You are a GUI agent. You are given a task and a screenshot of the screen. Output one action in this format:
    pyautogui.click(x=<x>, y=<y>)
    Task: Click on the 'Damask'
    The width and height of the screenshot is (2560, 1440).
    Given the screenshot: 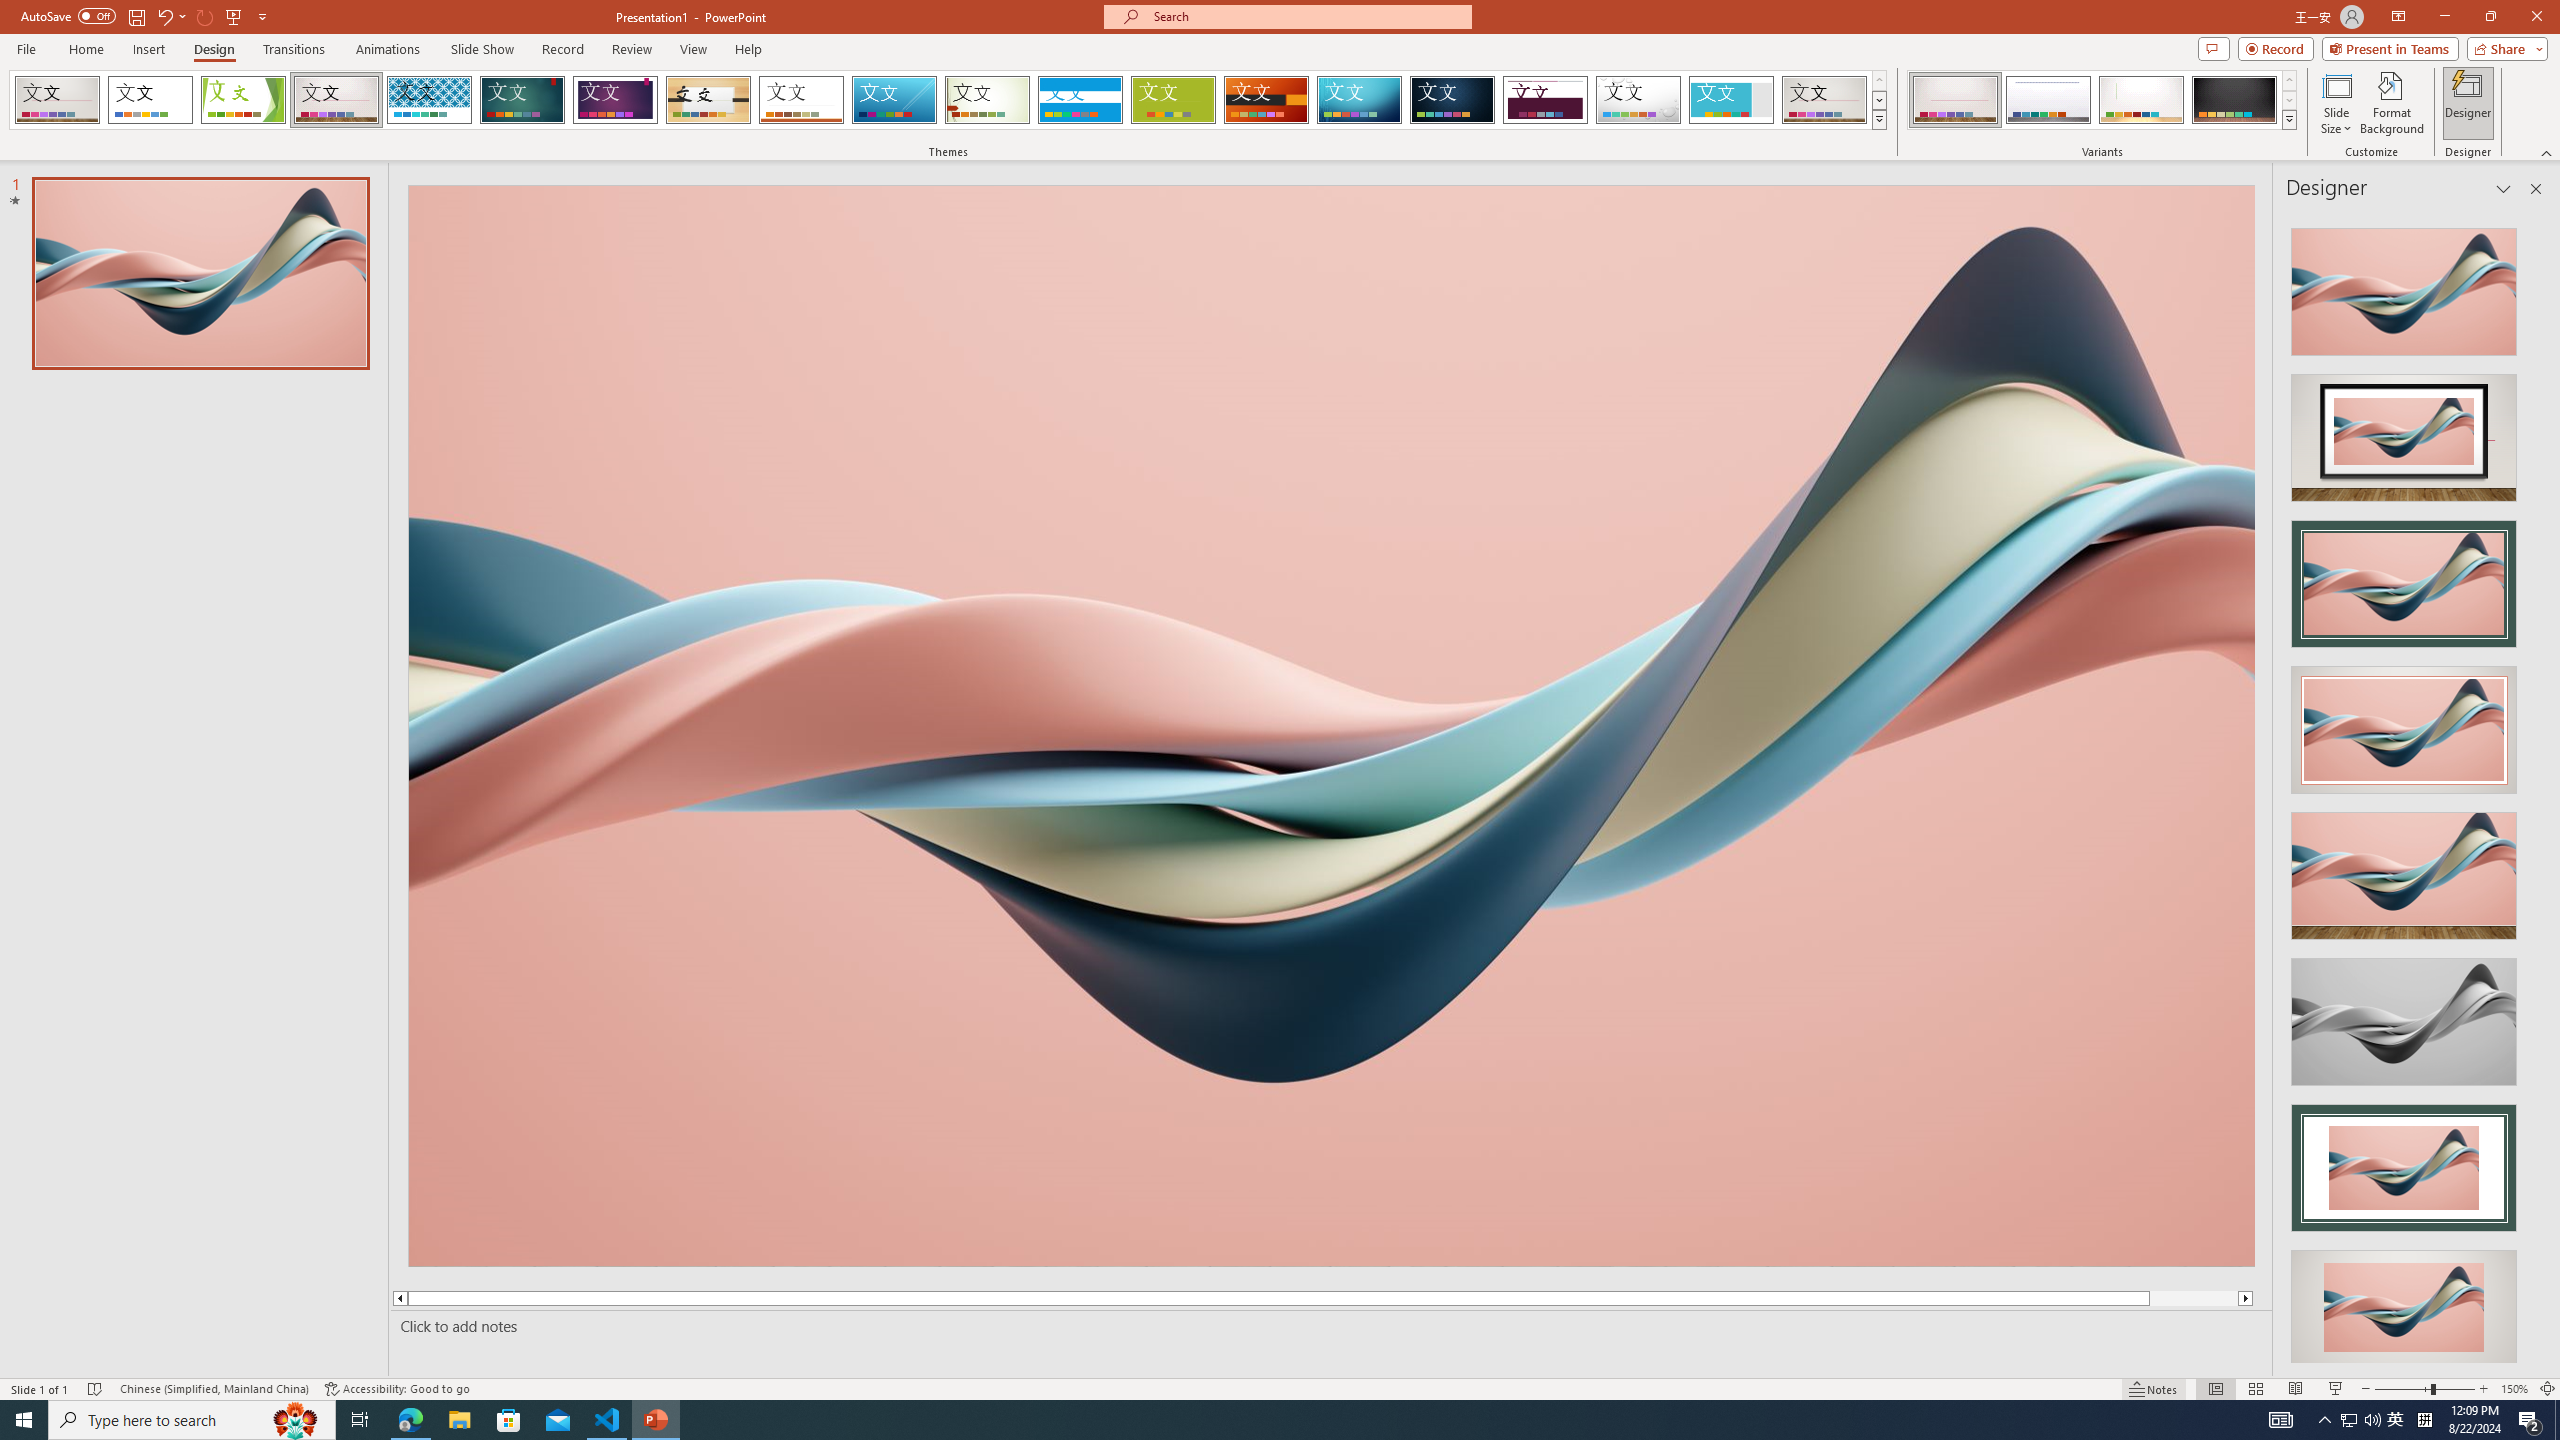 What is the action you would take?
    pyautogui.click(x=1451, y=99)
    